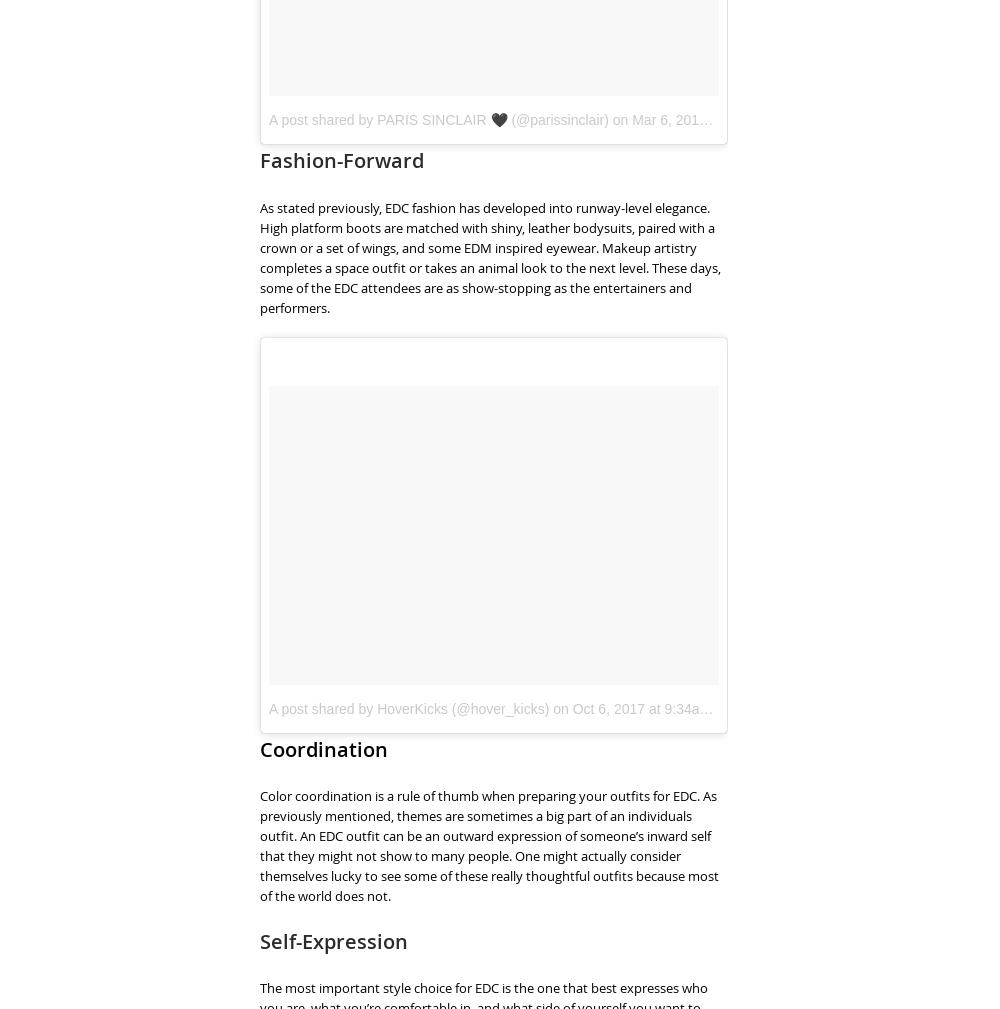 The height and width of the screenshot is (1009, 1000). I want to click on 'Coordination', so click(323, 748).